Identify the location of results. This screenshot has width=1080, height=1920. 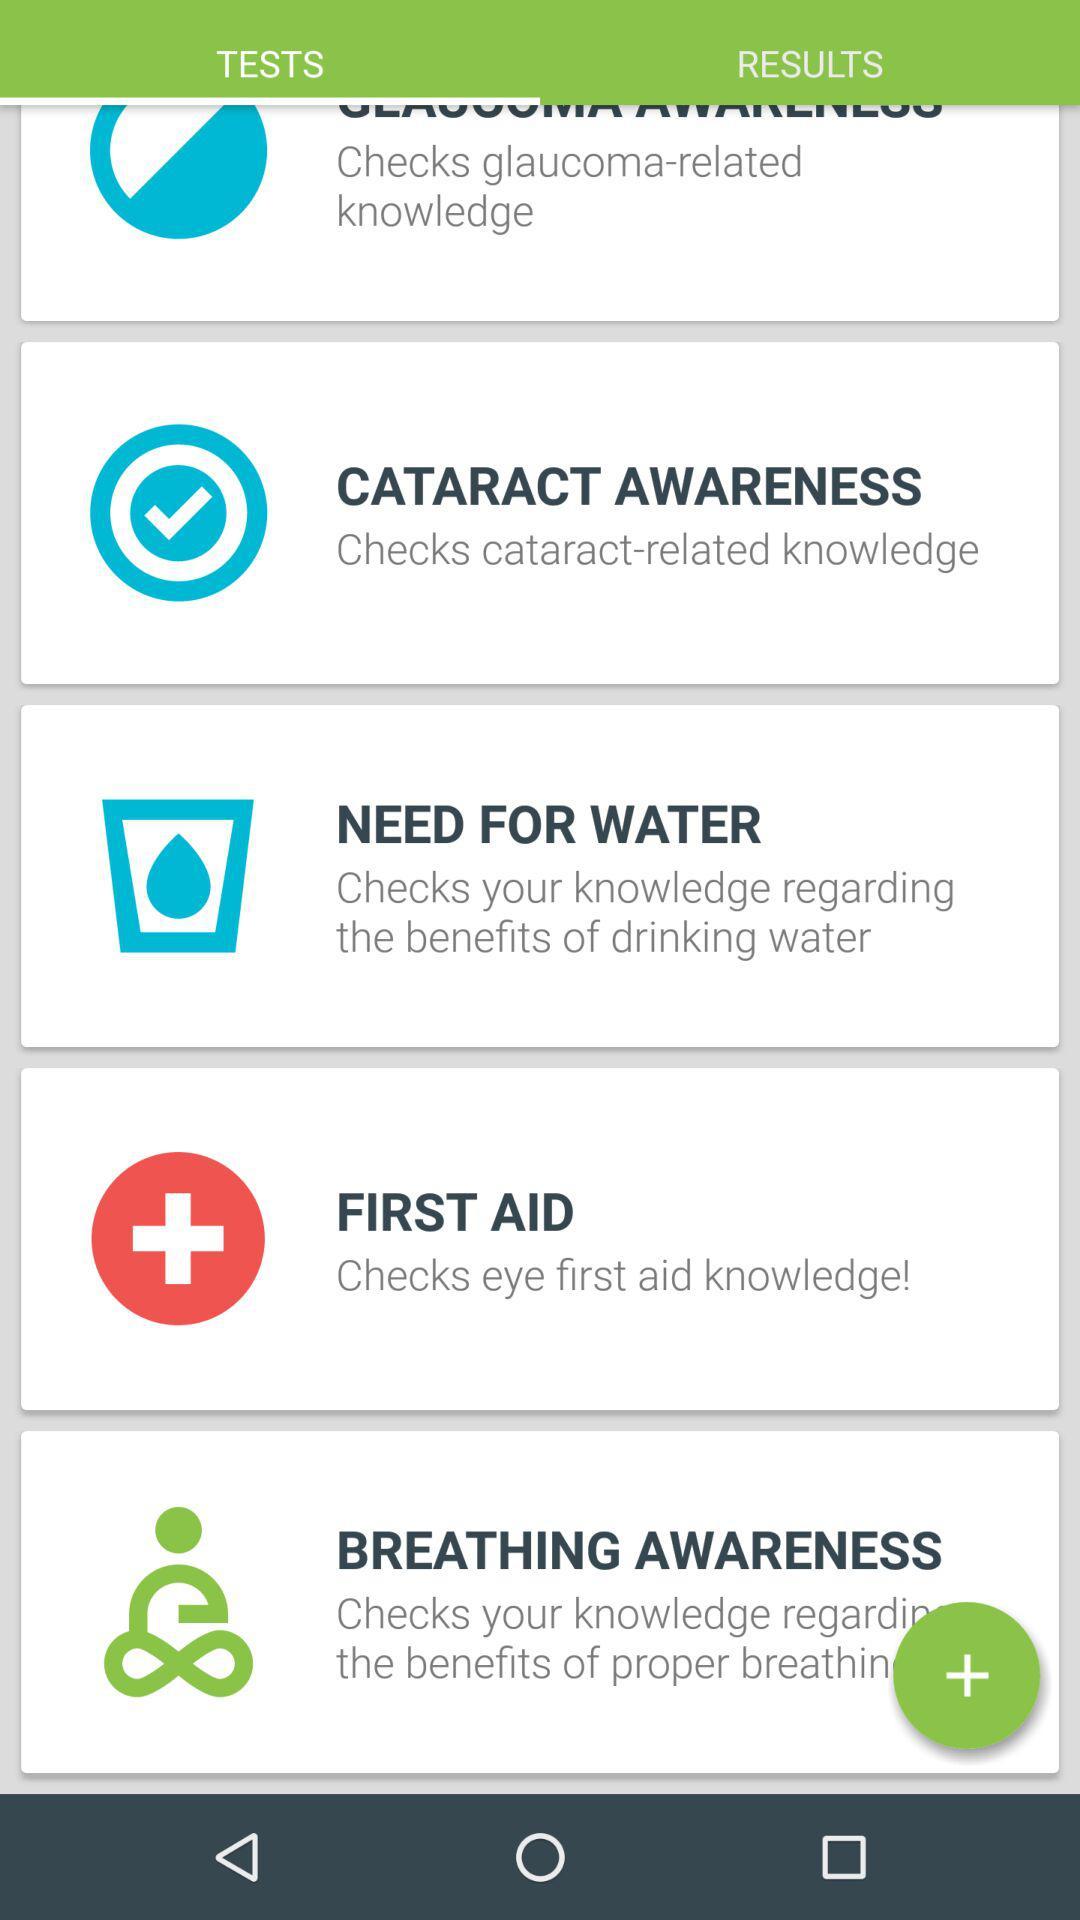
(810, 52).